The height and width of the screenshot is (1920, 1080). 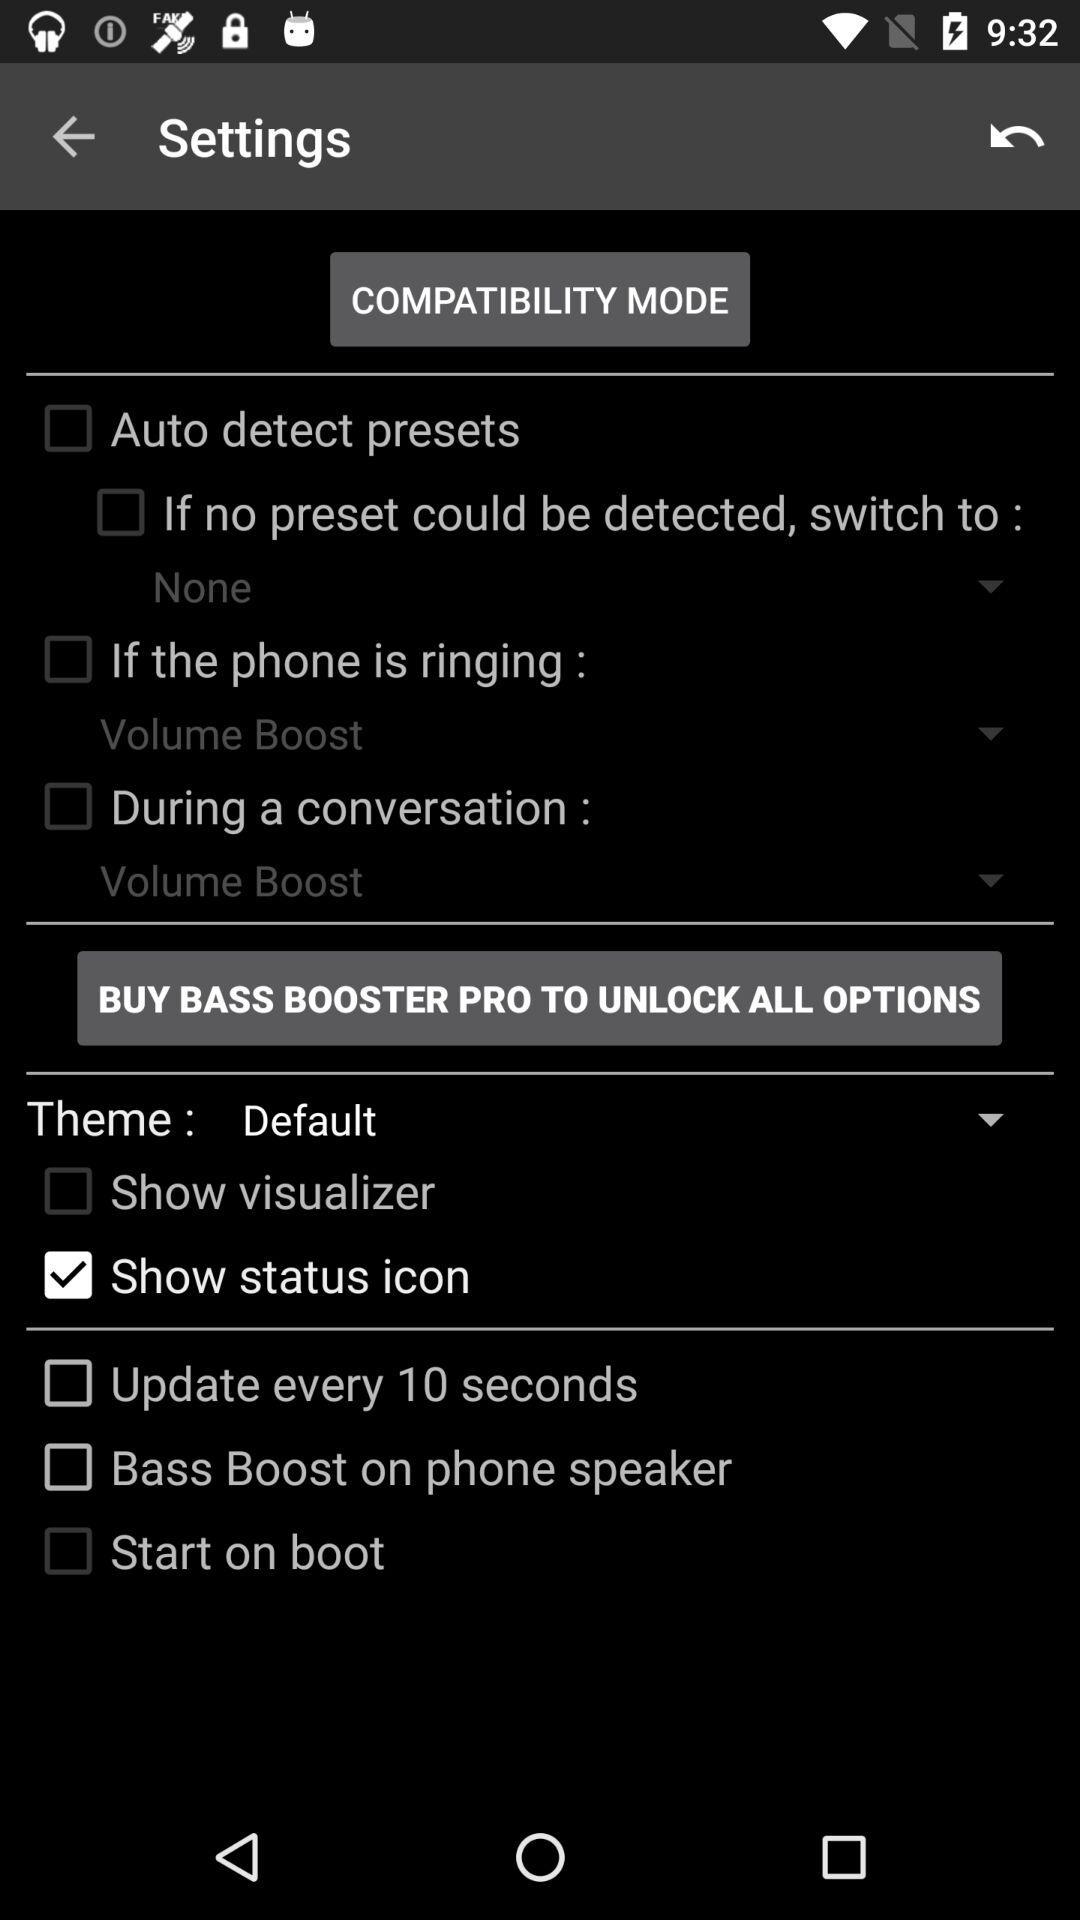 I want to click on icon below the update every 10 icon, so click(x=379, y=1467).